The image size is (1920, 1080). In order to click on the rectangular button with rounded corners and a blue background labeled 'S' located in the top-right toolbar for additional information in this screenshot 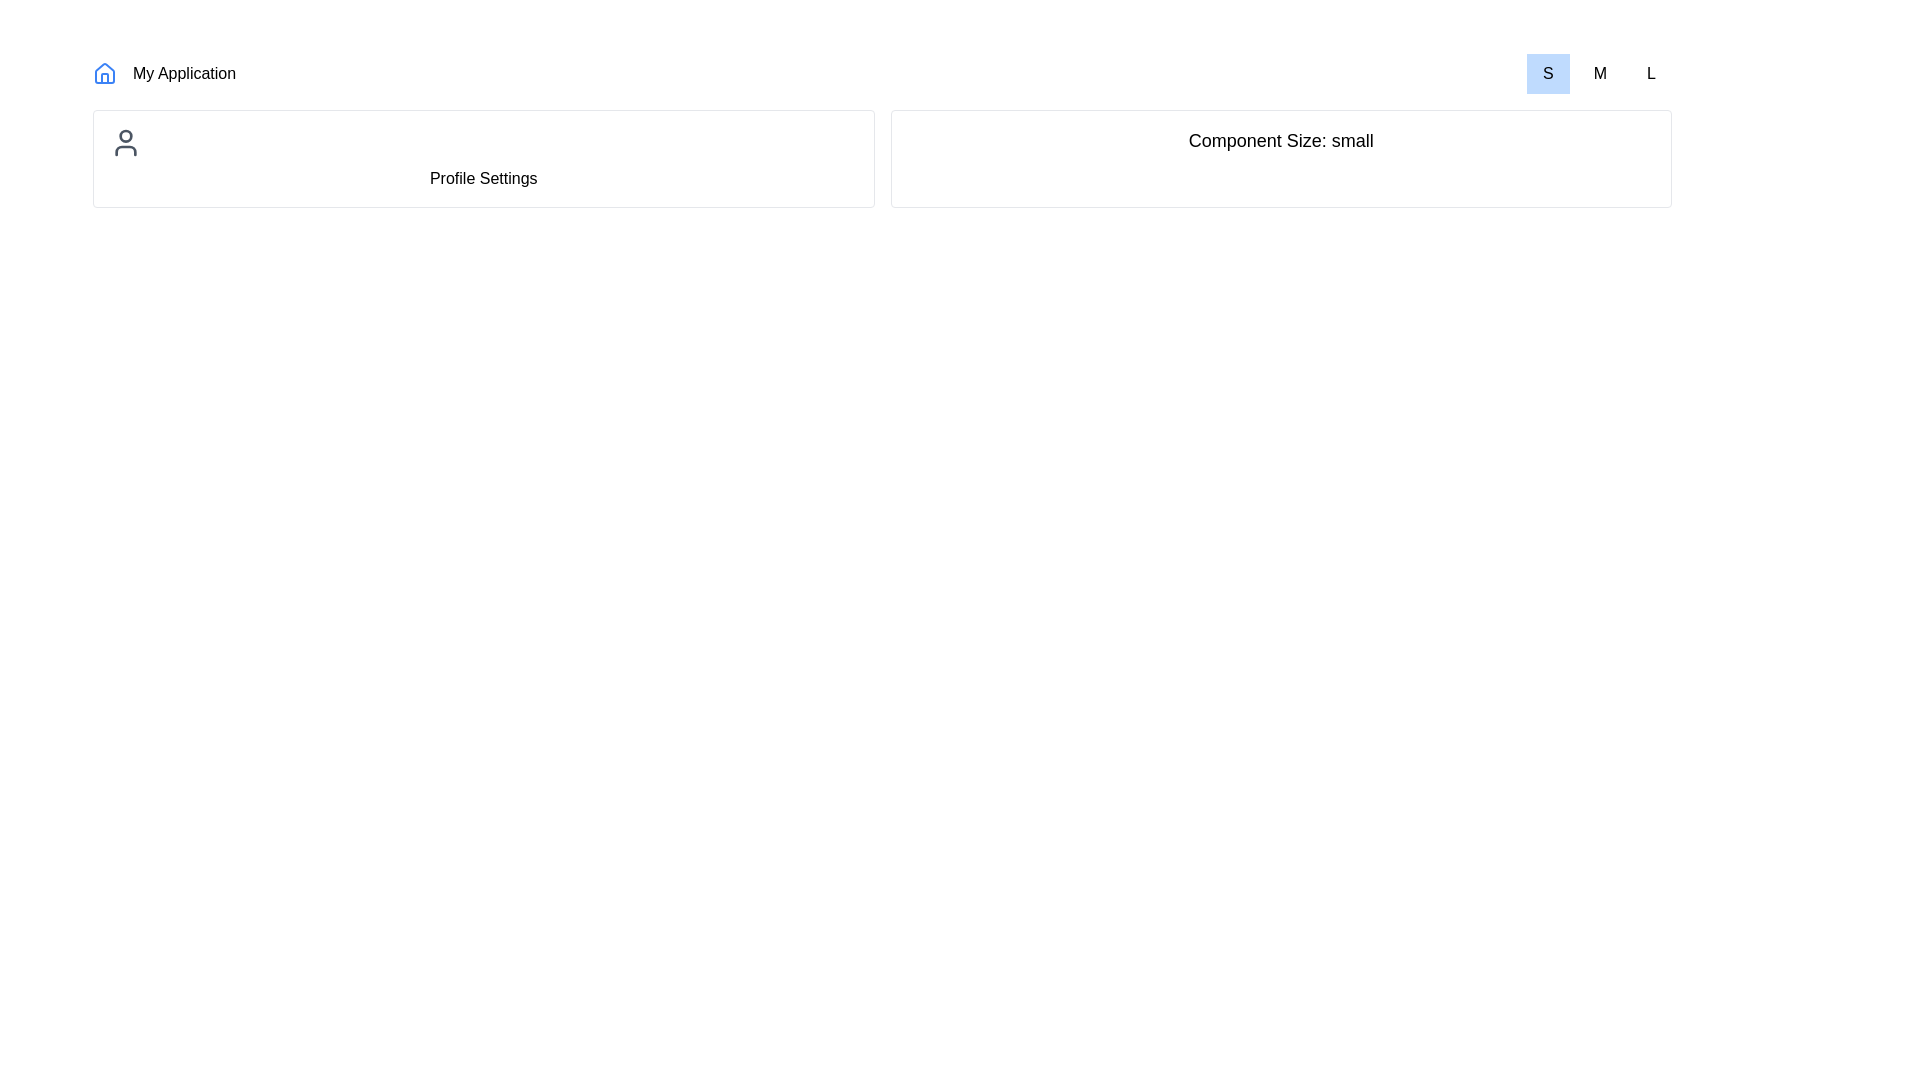, I will do `click(1547, 72)`.